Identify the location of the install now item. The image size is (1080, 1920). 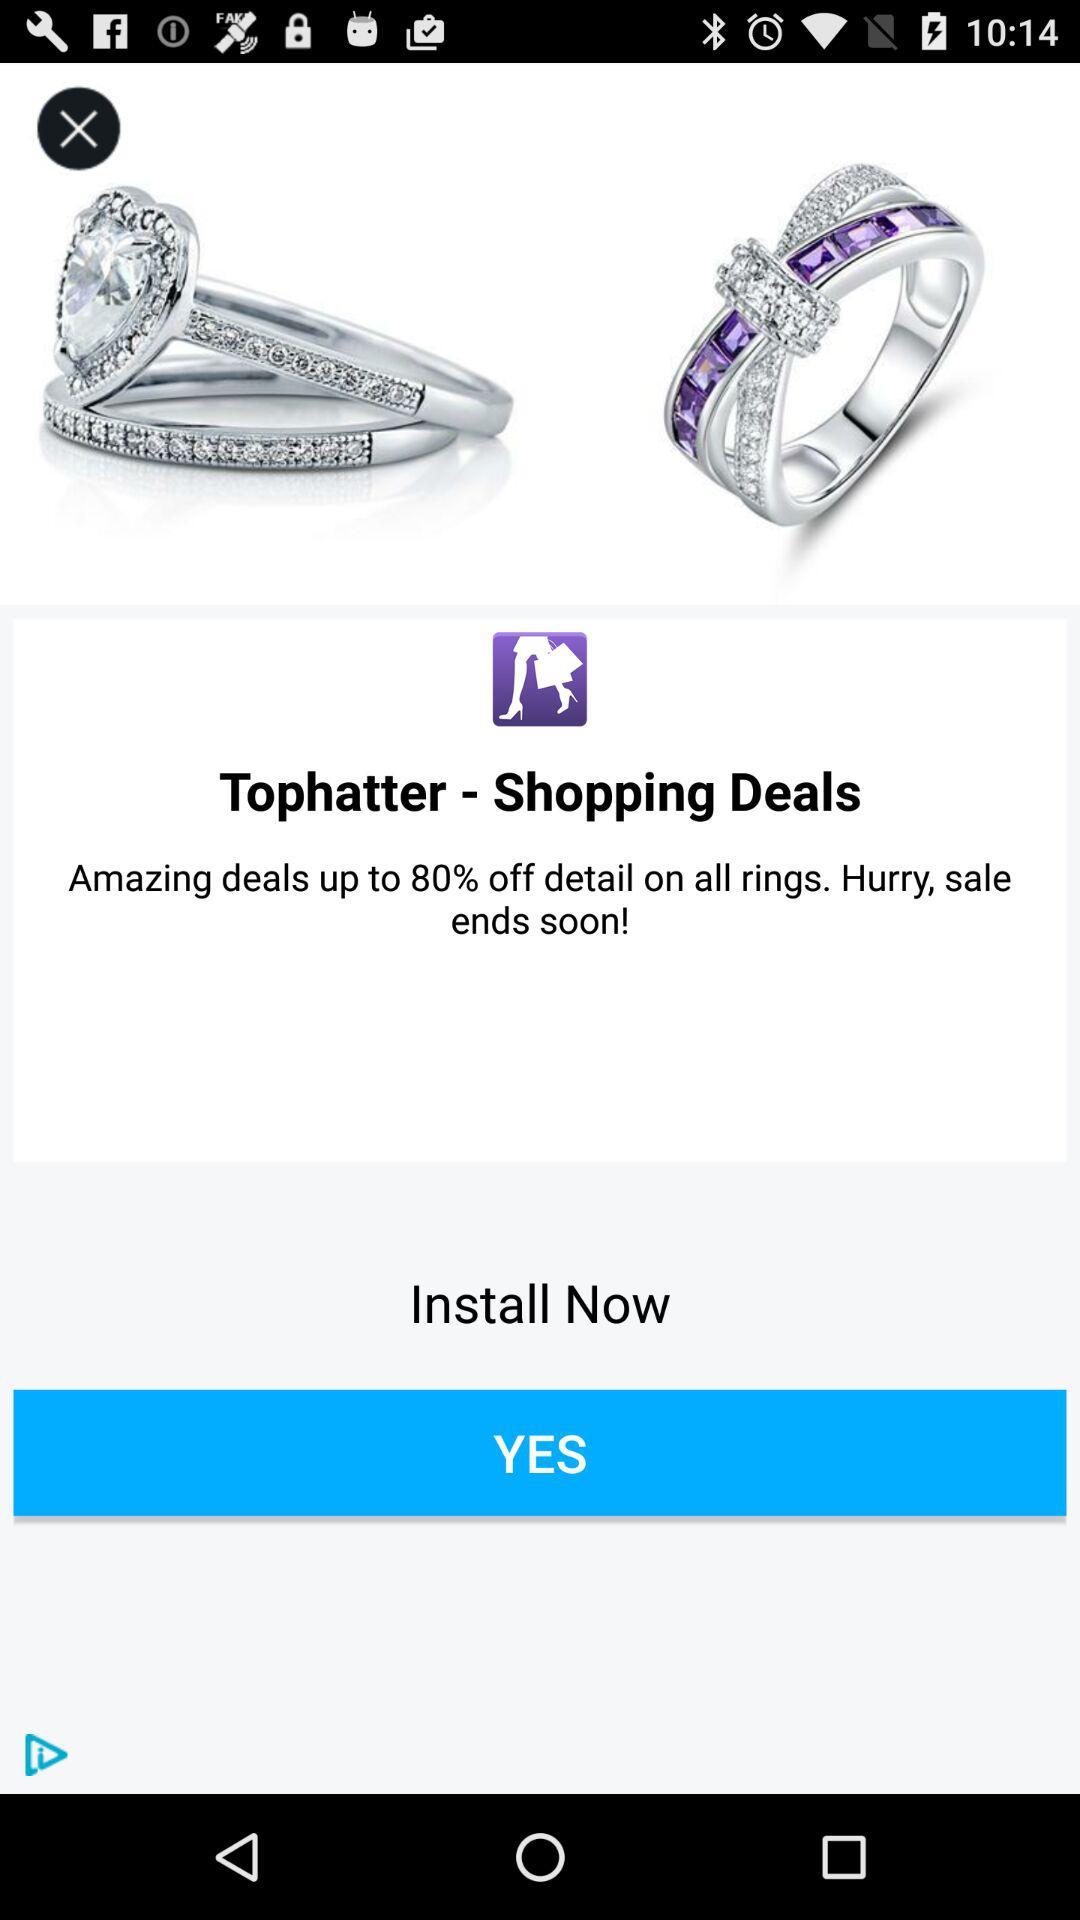
(540, 1302).